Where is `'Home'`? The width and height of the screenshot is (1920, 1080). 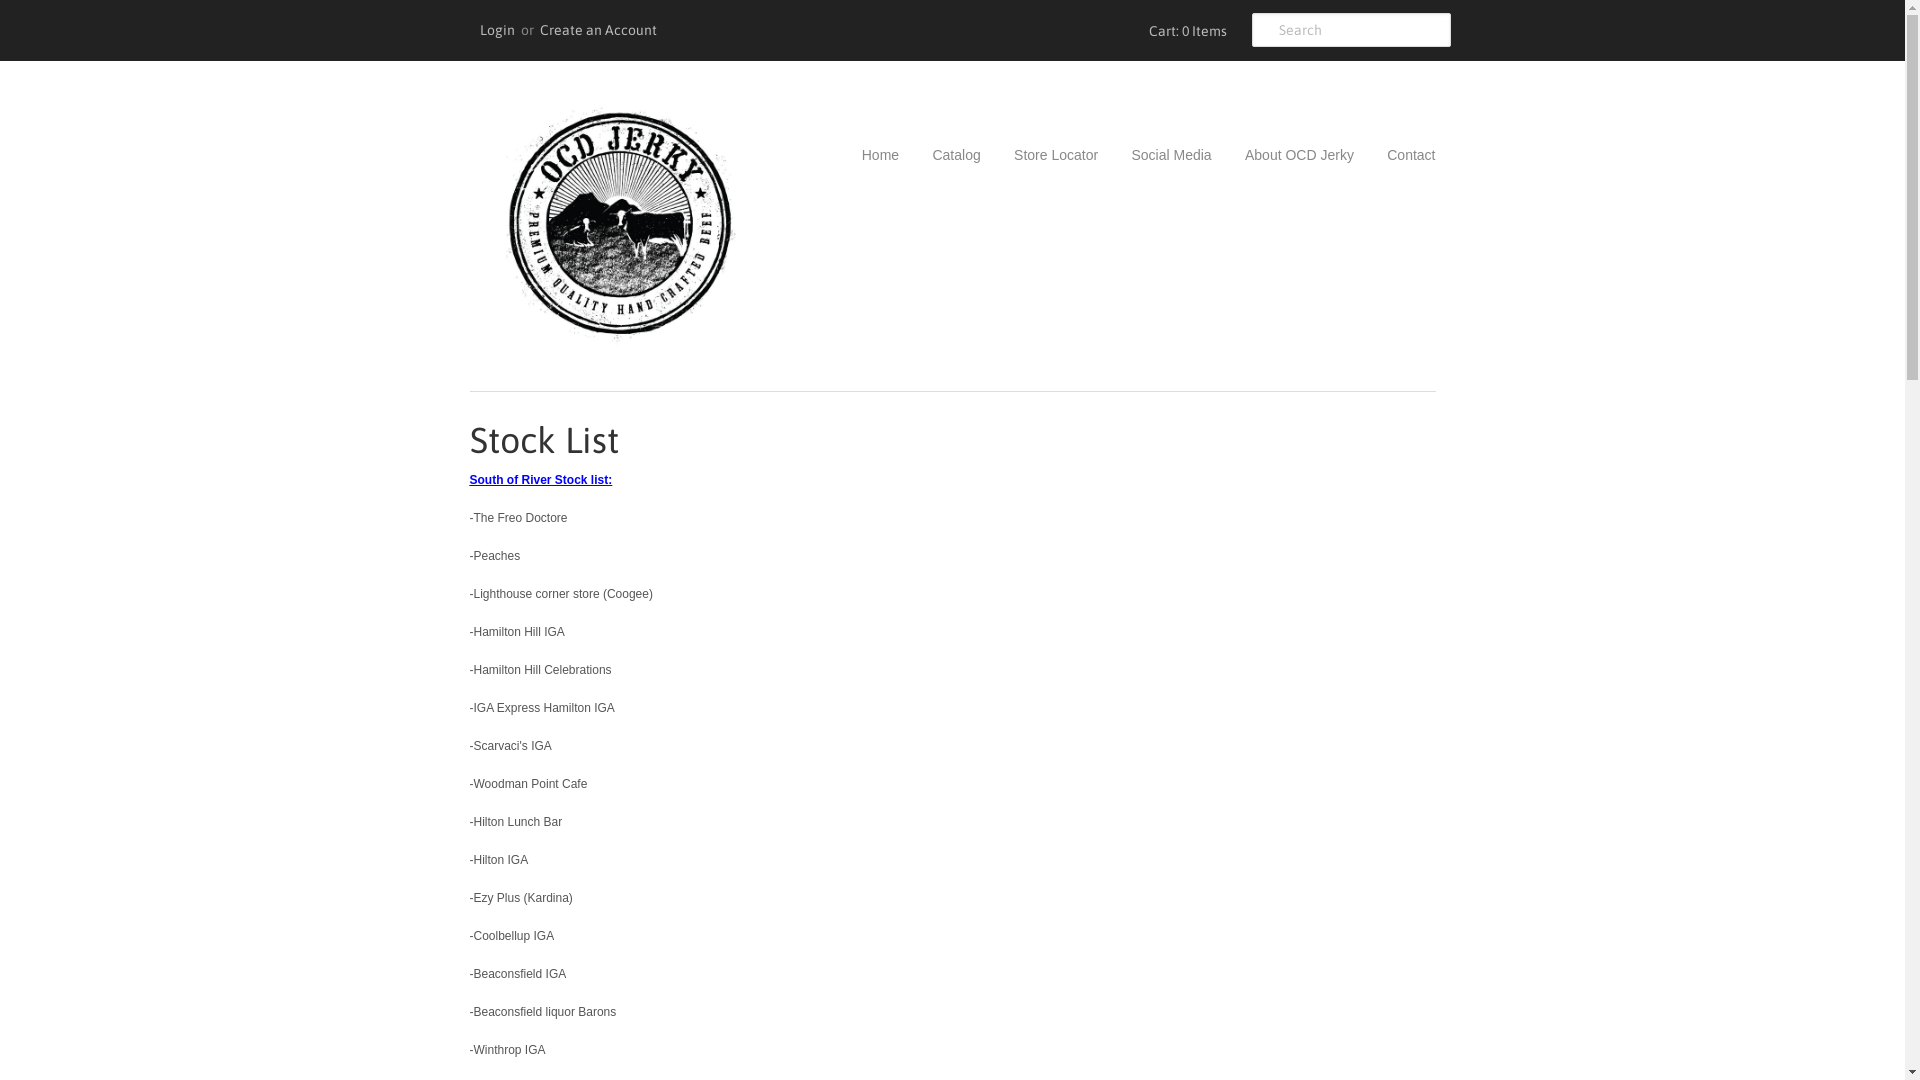
'Home' is located at coordinates (862, 153).